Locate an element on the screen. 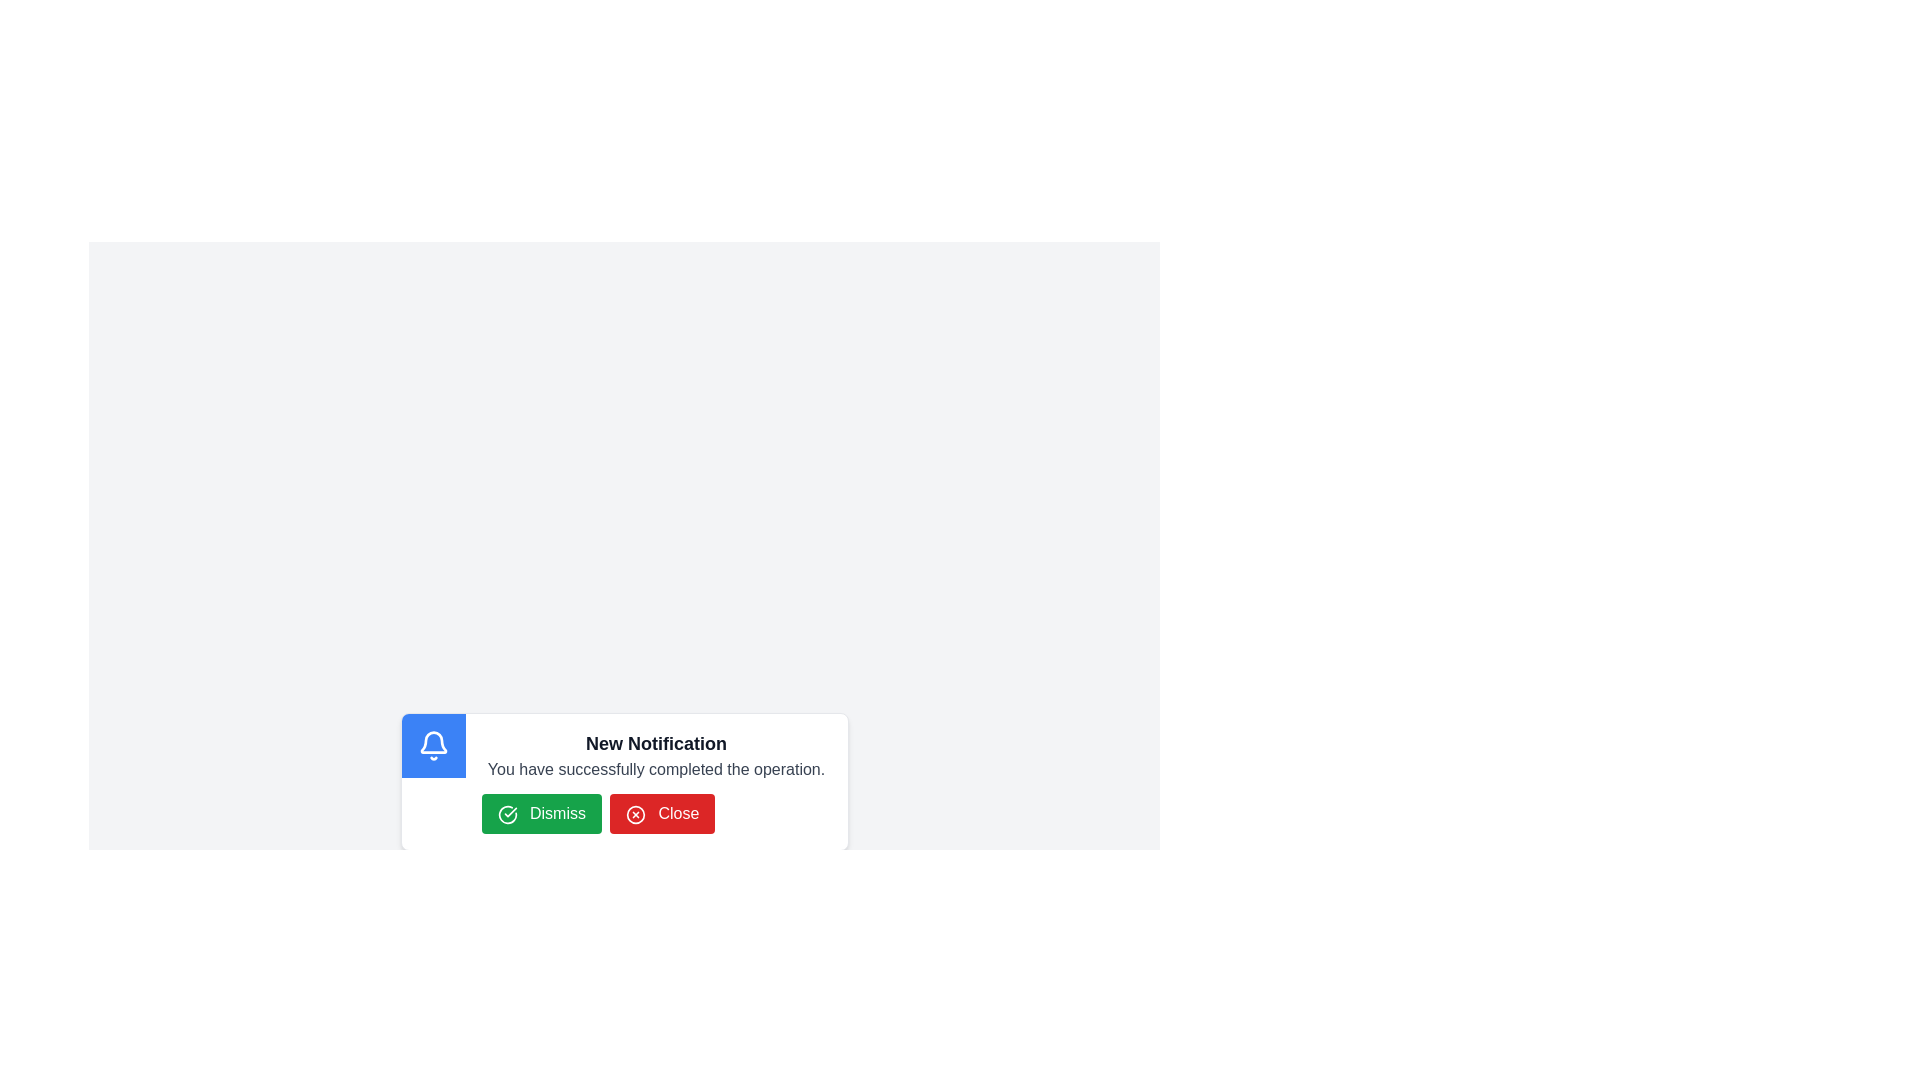 The width and height of the screenshot is (1920, 1080). the green rectangular button labeled 'Dismiss' with a checkmark icon is located at coordinates (541, 813).